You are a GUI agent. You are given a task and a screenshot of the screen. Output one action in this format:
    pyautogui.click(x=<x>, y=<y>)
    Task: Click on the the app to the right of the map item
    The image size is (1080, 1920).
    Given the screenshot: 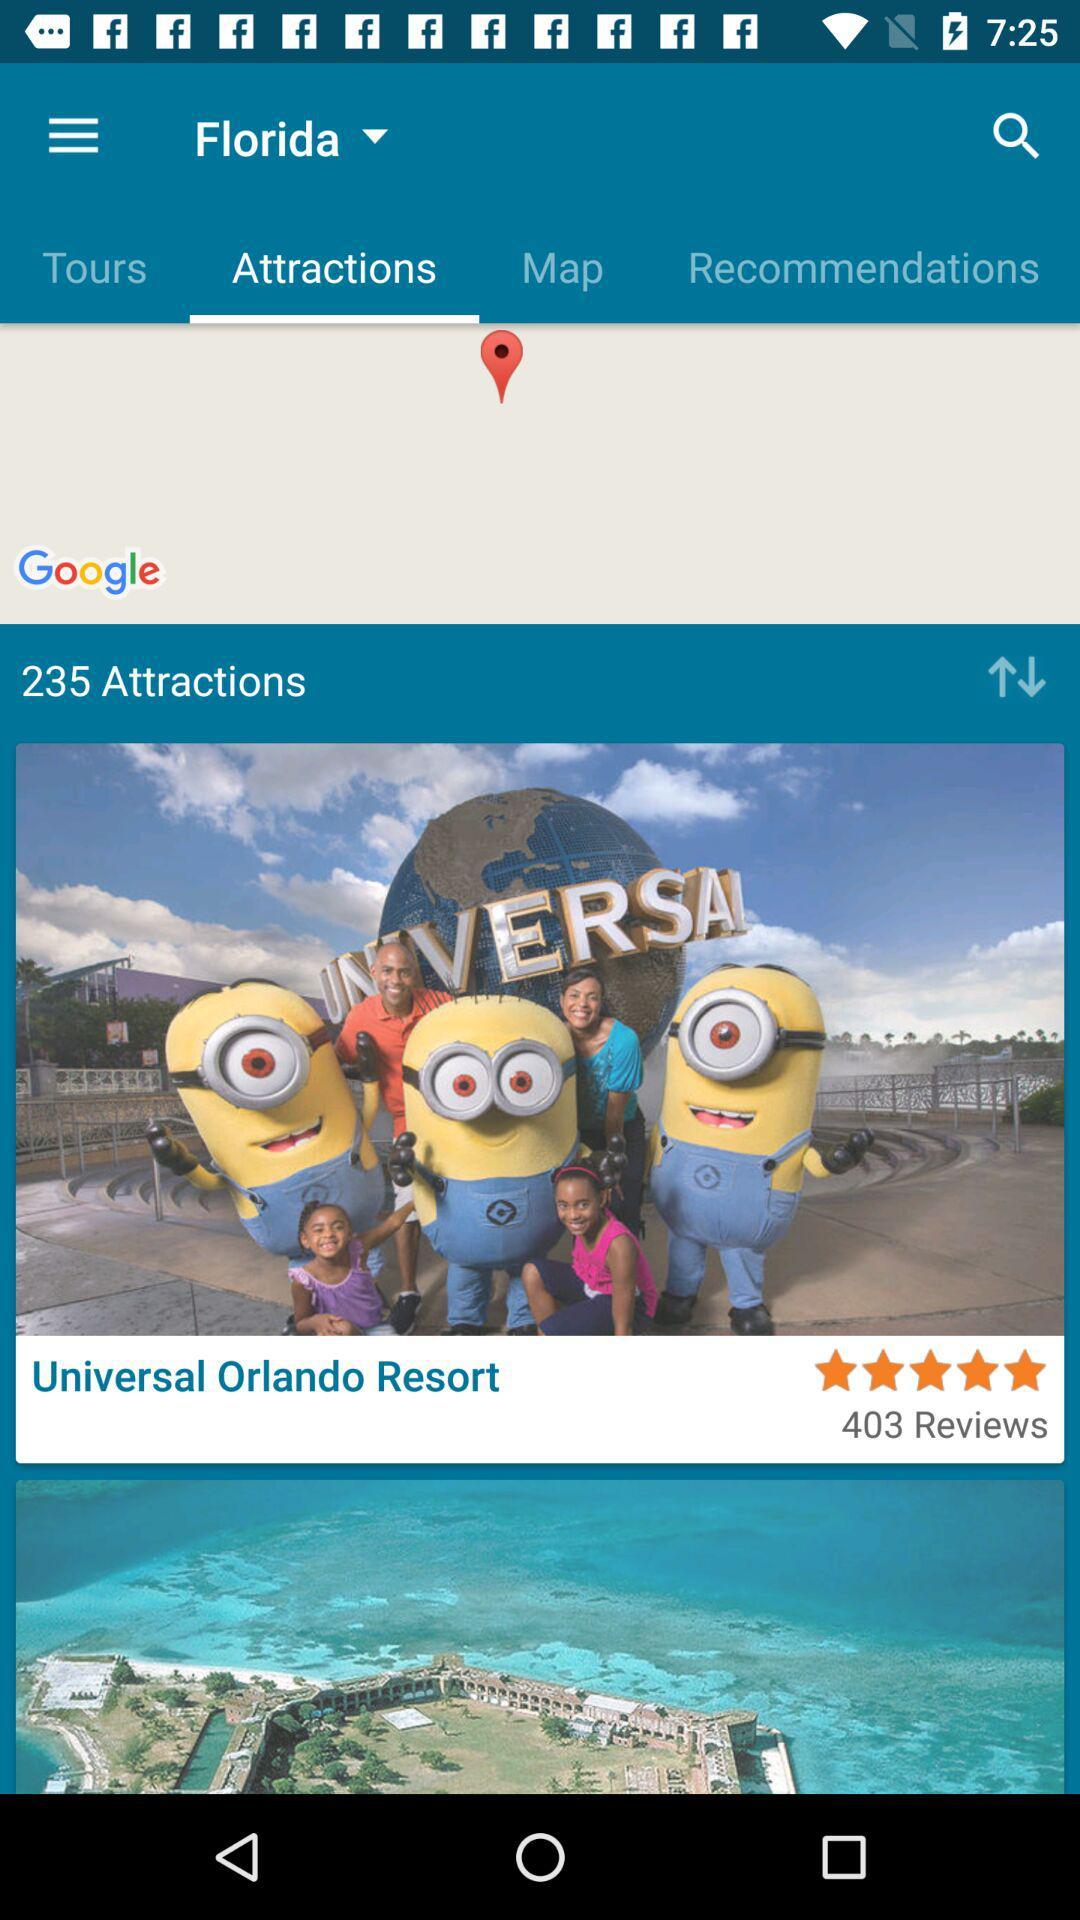 What is the action you would take?
    pyautogui.click(x=1017, y=135)
    